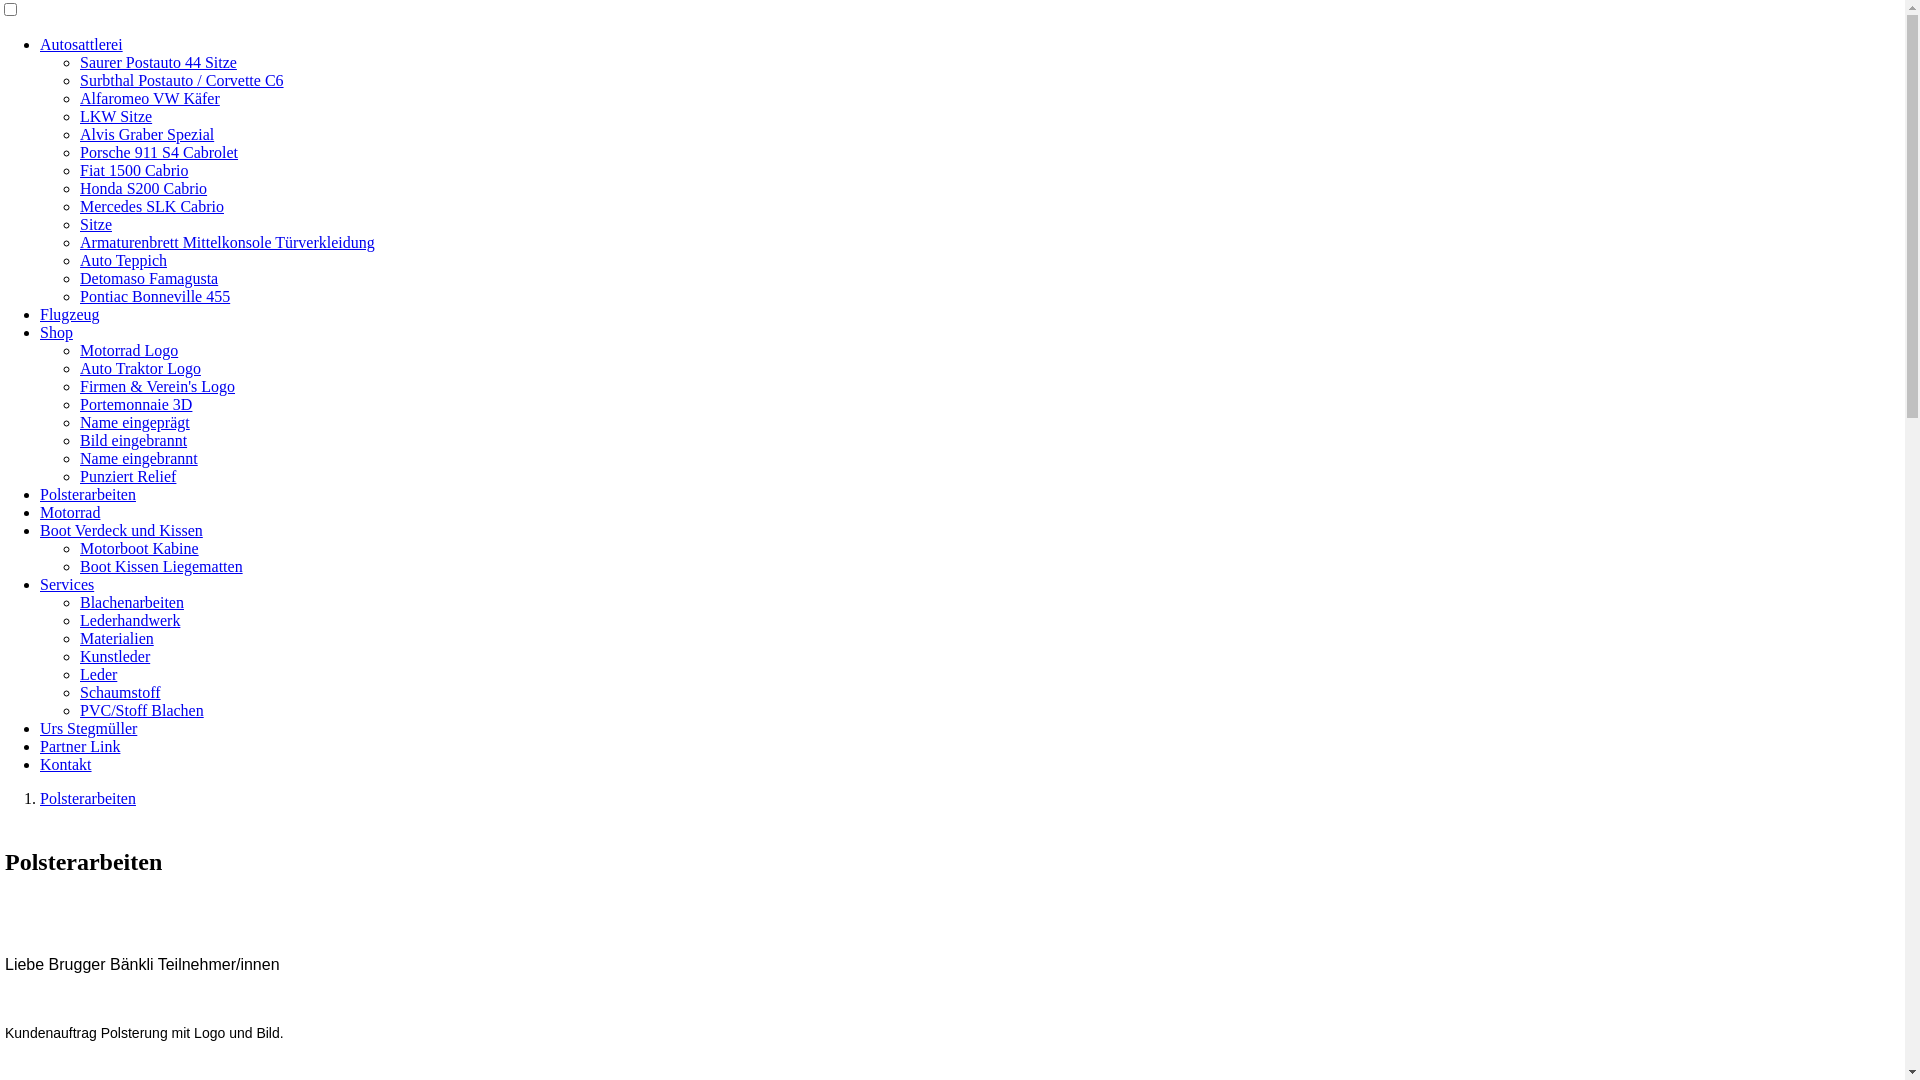 This screenshot has width=1920, height=1080. What do you see at coordinates (138, 548) in the screenshot?
I see `'Motorboot Kabine'` at bounding box center [138, 548].